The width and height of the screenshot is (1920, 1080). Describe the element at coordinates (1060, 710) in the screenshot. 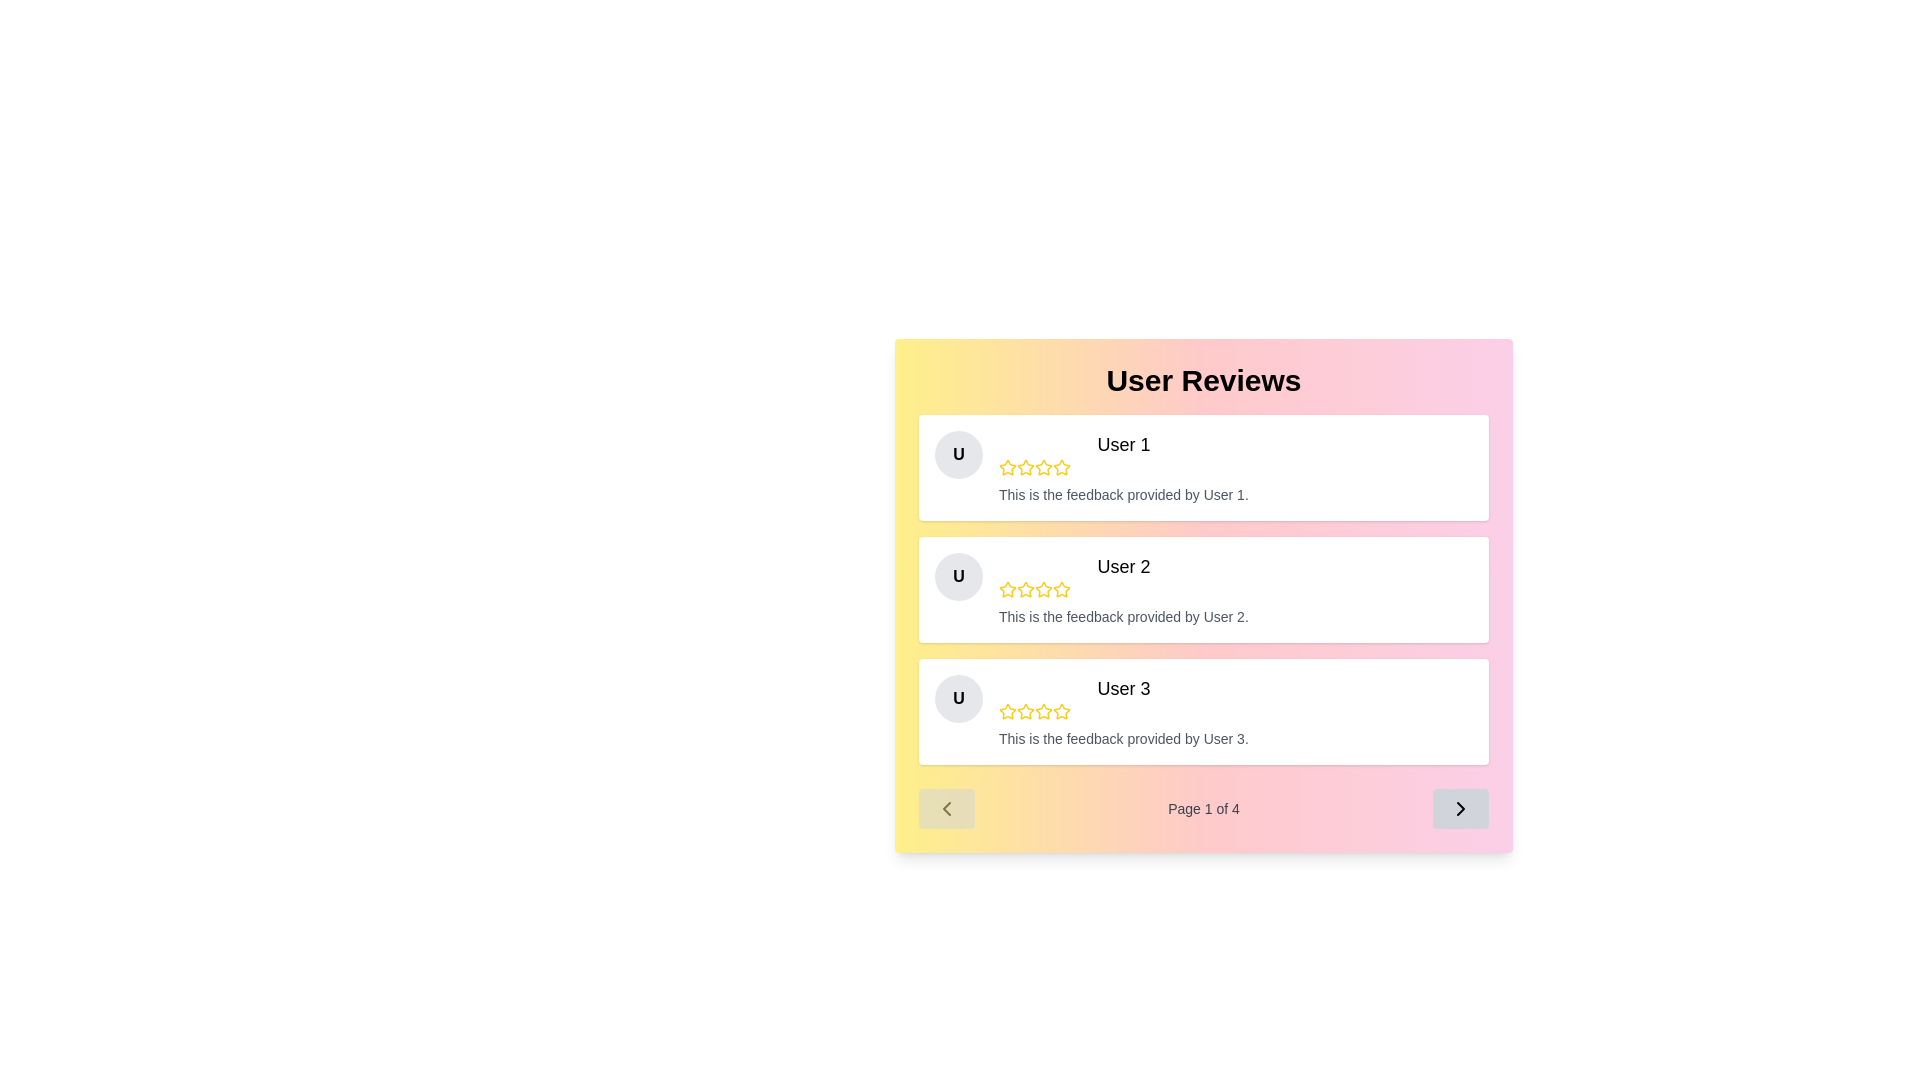

I see `the fourth clickable star icon in the rating system of the 'User 3' review panel` at that location.